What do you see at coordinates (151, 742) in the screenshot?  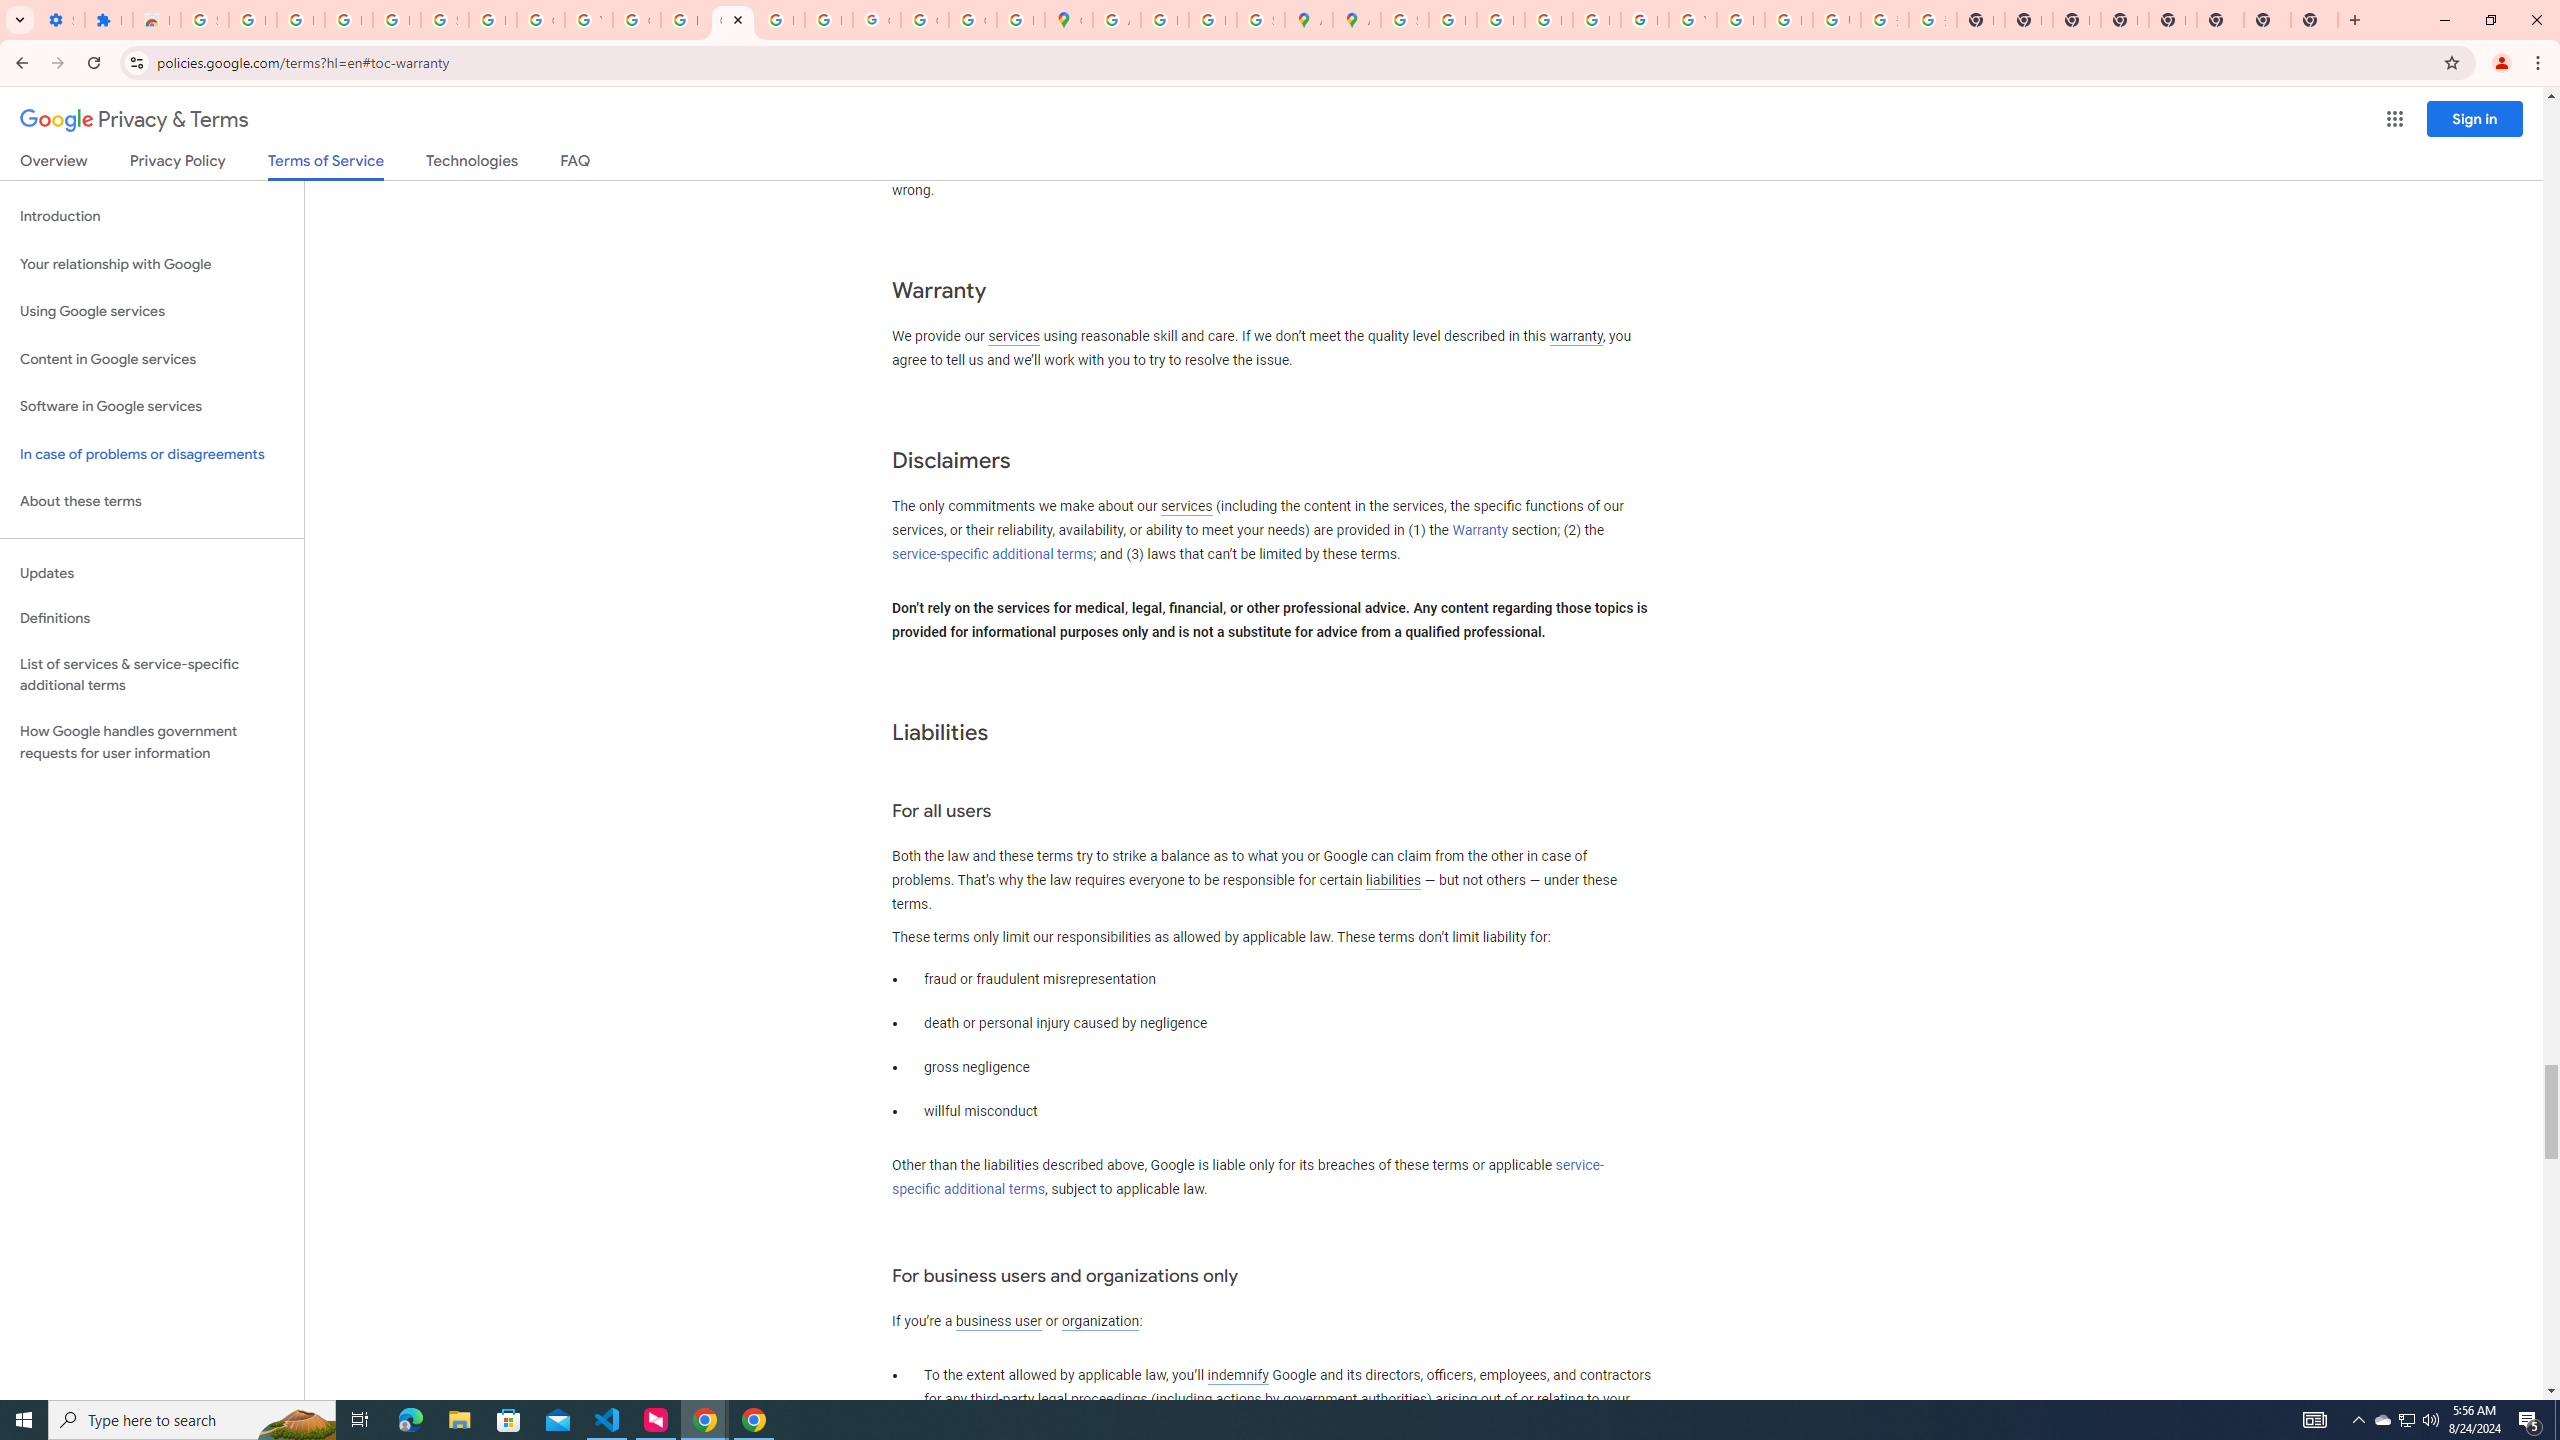 I see `'How Google handles government requests for user information'` at bounding box center [151, 742].